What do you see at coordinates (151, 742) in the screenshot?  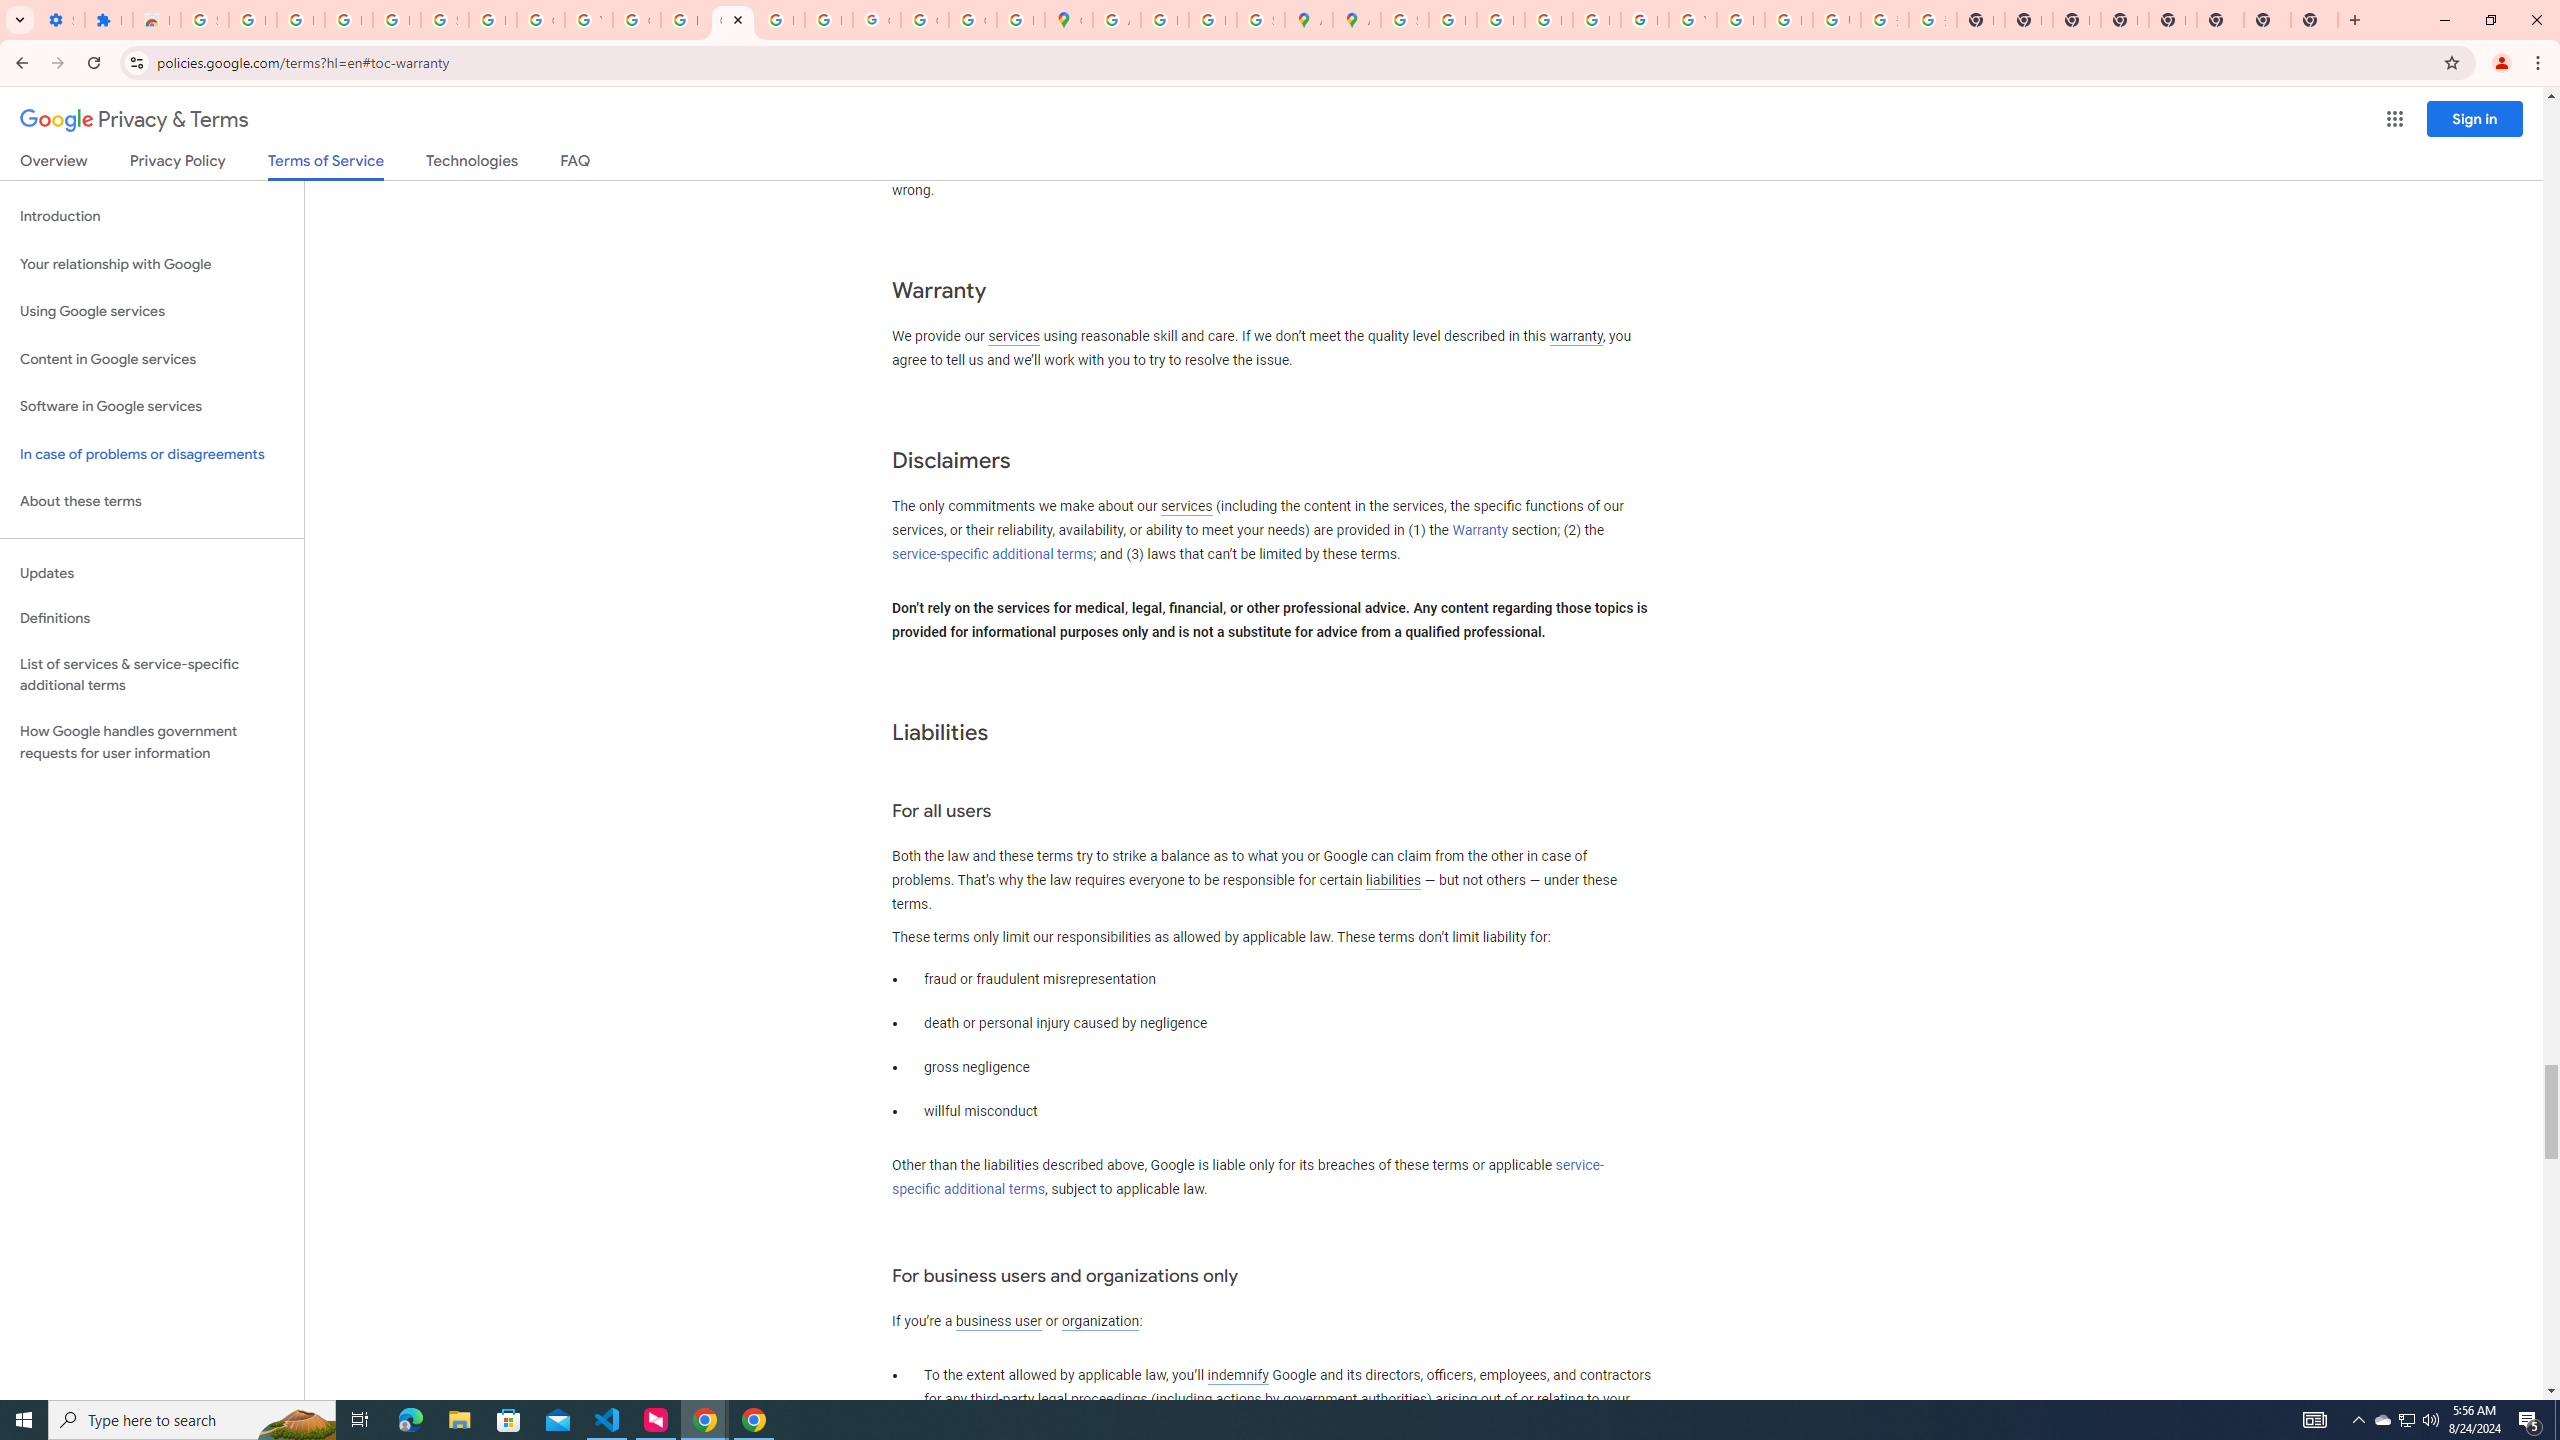 I see `'How Google handles government requests for user information'` at bounding box center [151, 742].